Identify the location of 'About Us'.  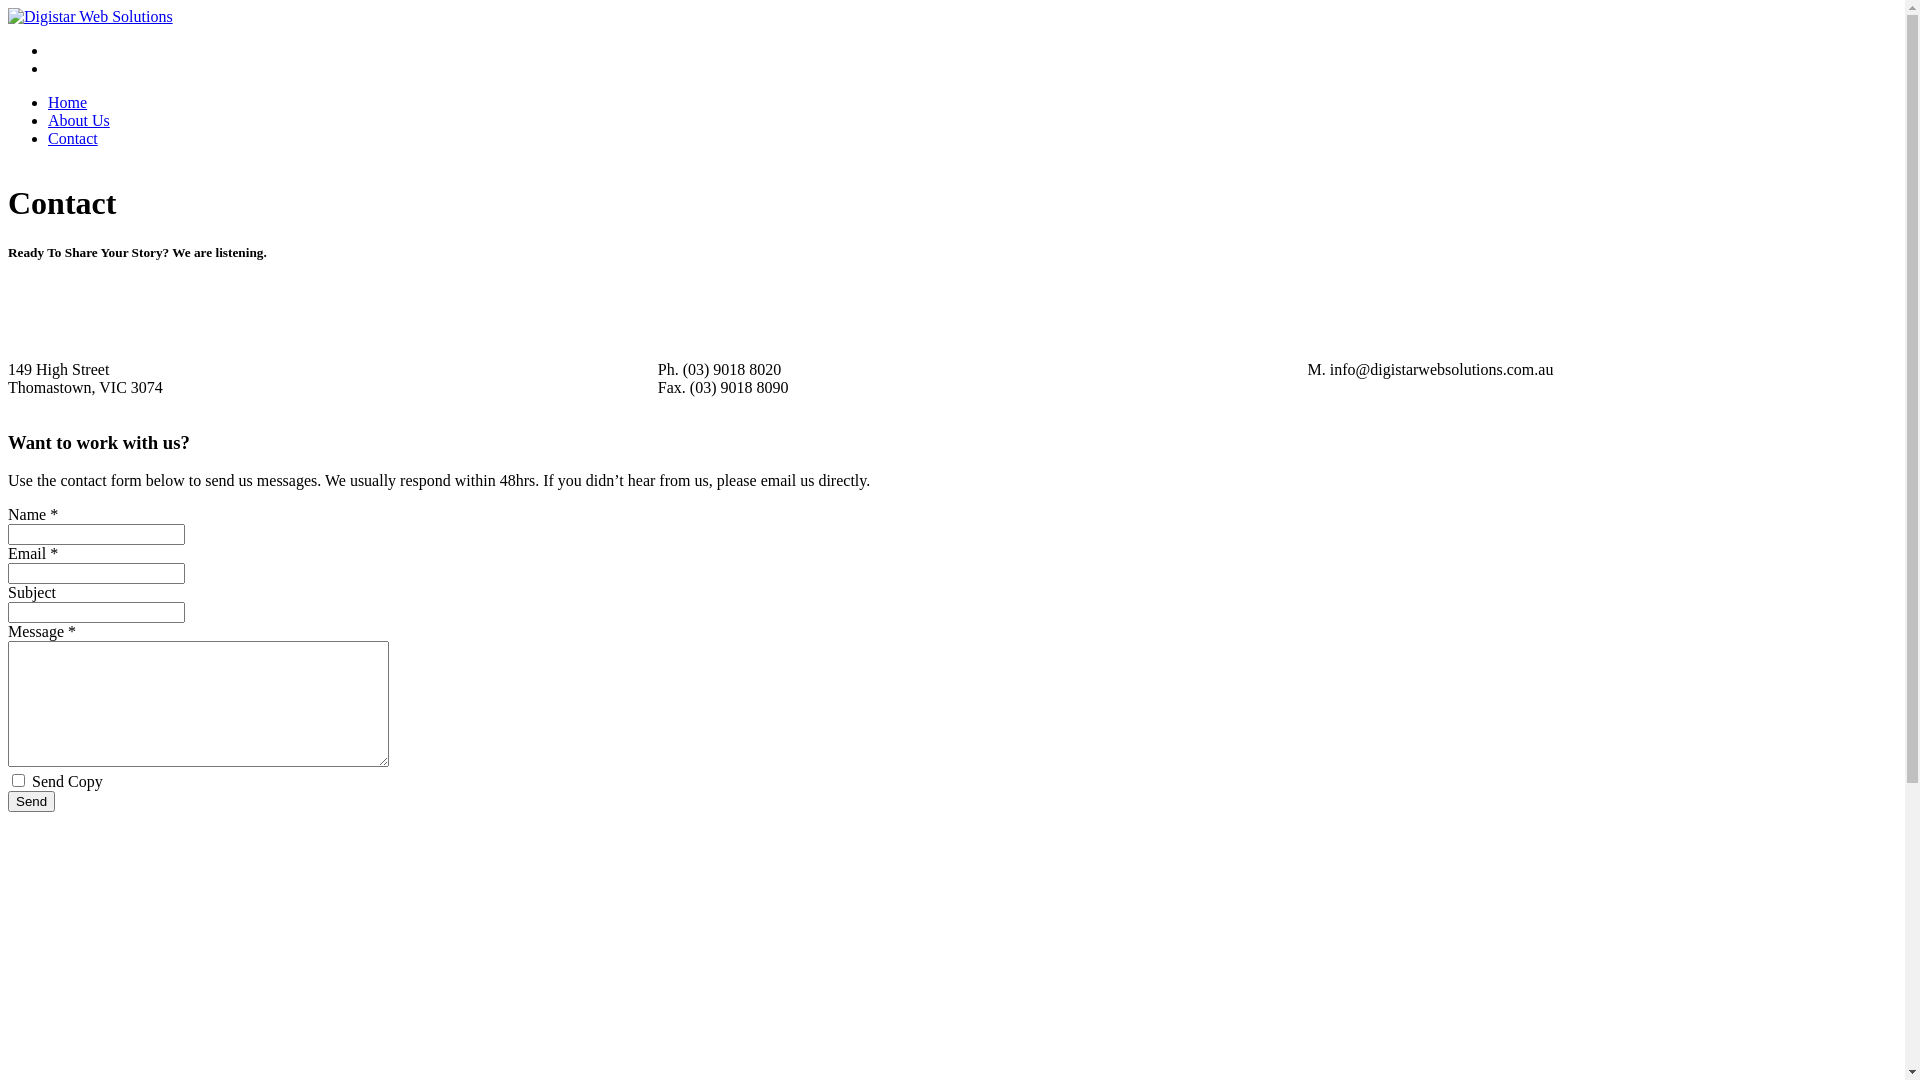
(78, 120).